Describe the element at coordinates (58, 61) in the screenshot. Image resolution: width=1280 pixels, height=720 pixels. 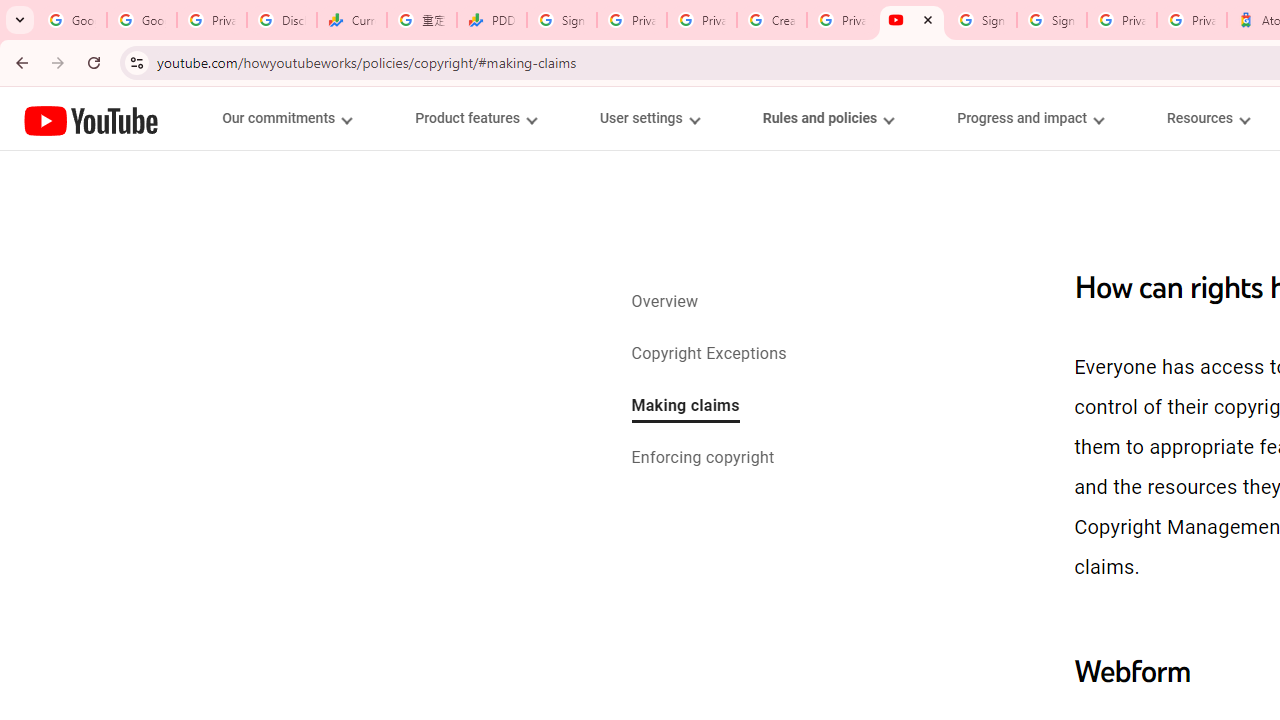
I see `'Forward'` at that location.